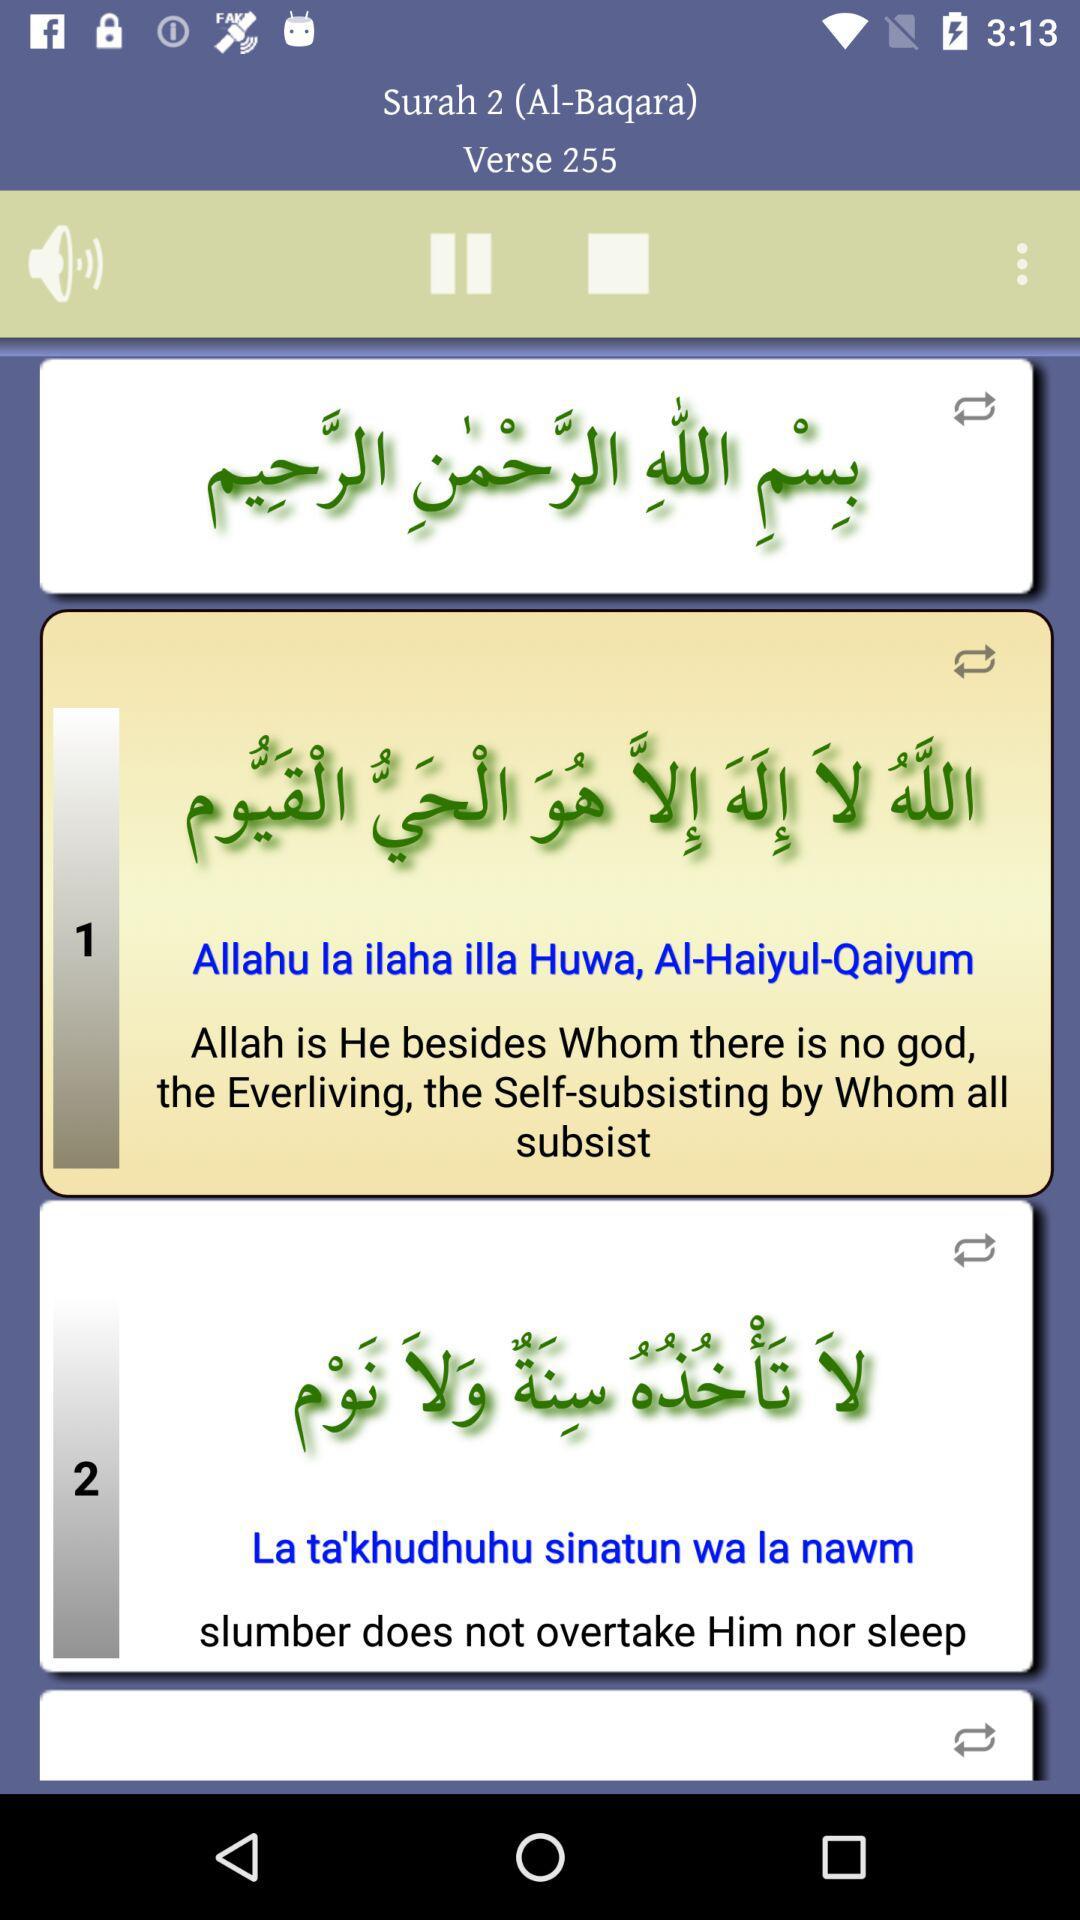 The height and width of the screenshot is (1920, 1080). I want to click on replay verse, so click(973, 1732).